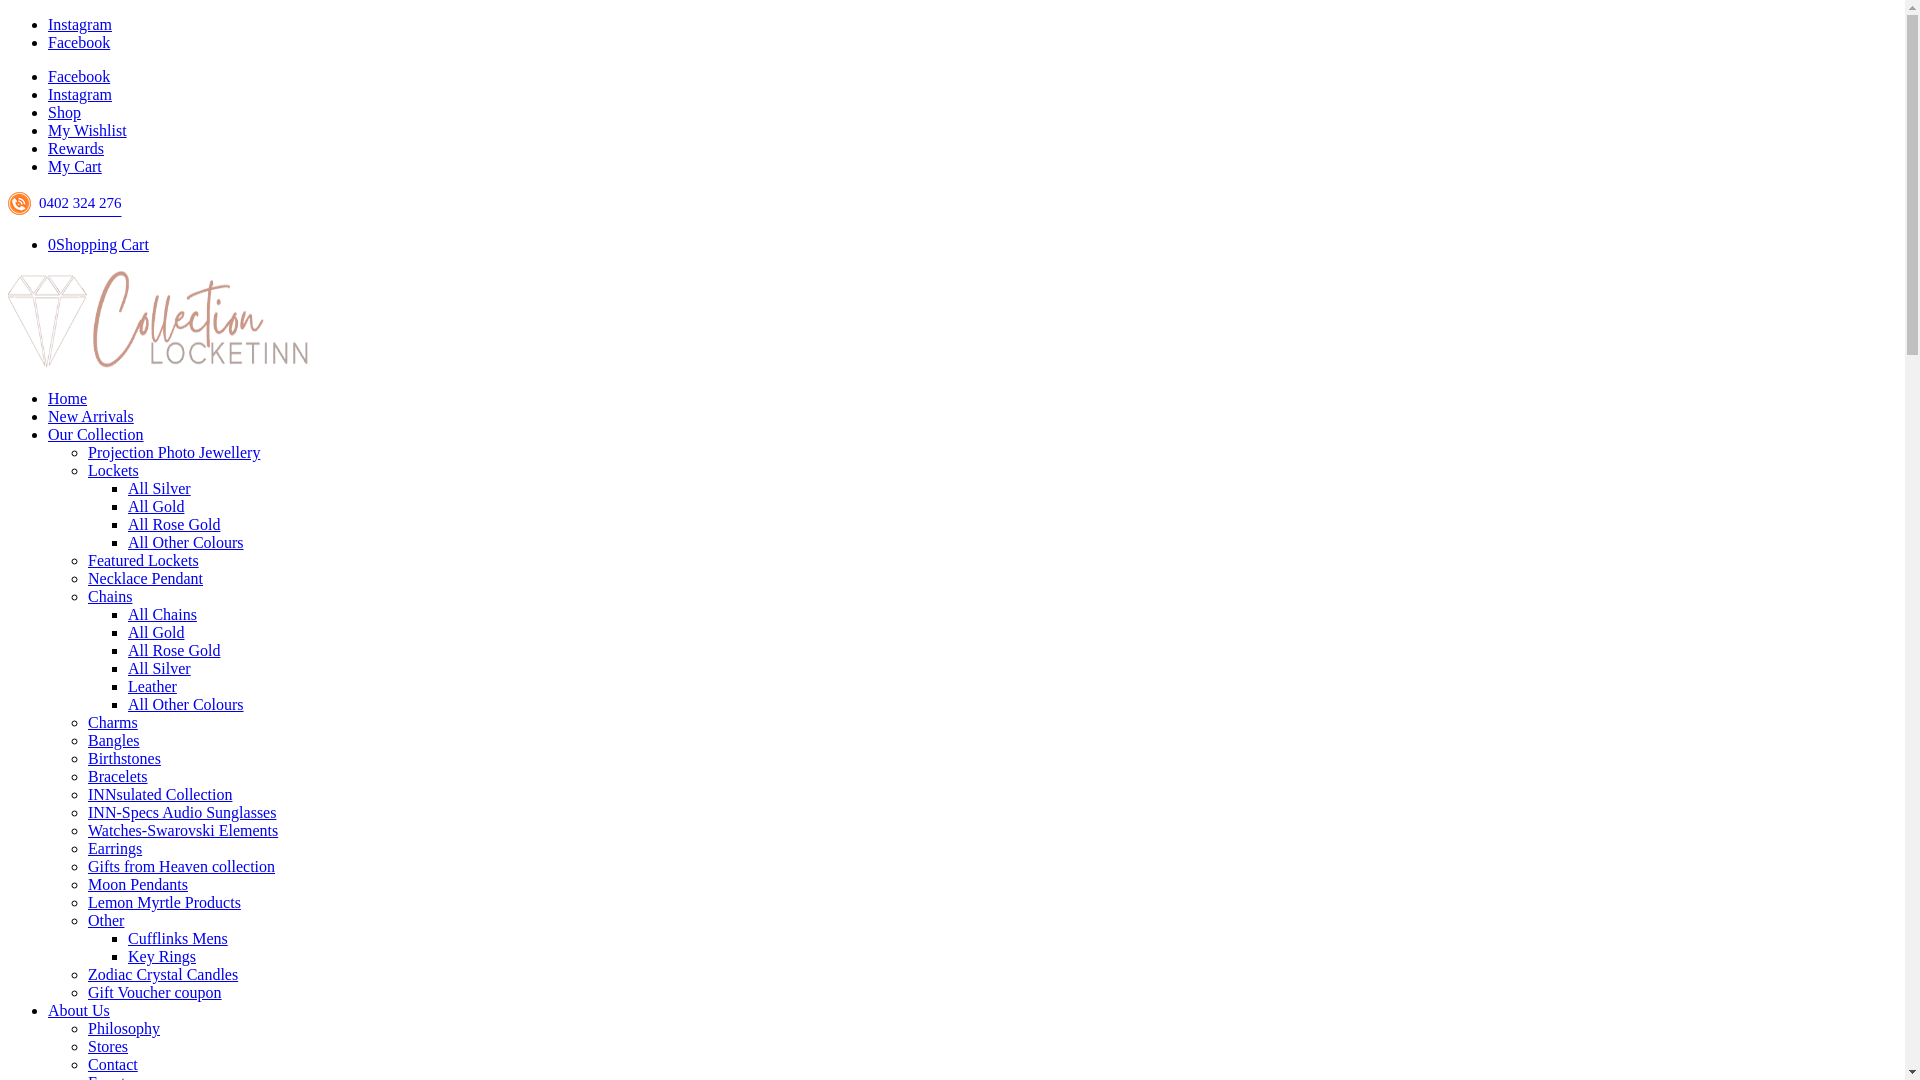 The width and height of the screenshot is (1920, 1080). What do you see at coordinates (90, 415) in the screenshot?
I see `'New Arrivals'` at bounding box center [90, 415].